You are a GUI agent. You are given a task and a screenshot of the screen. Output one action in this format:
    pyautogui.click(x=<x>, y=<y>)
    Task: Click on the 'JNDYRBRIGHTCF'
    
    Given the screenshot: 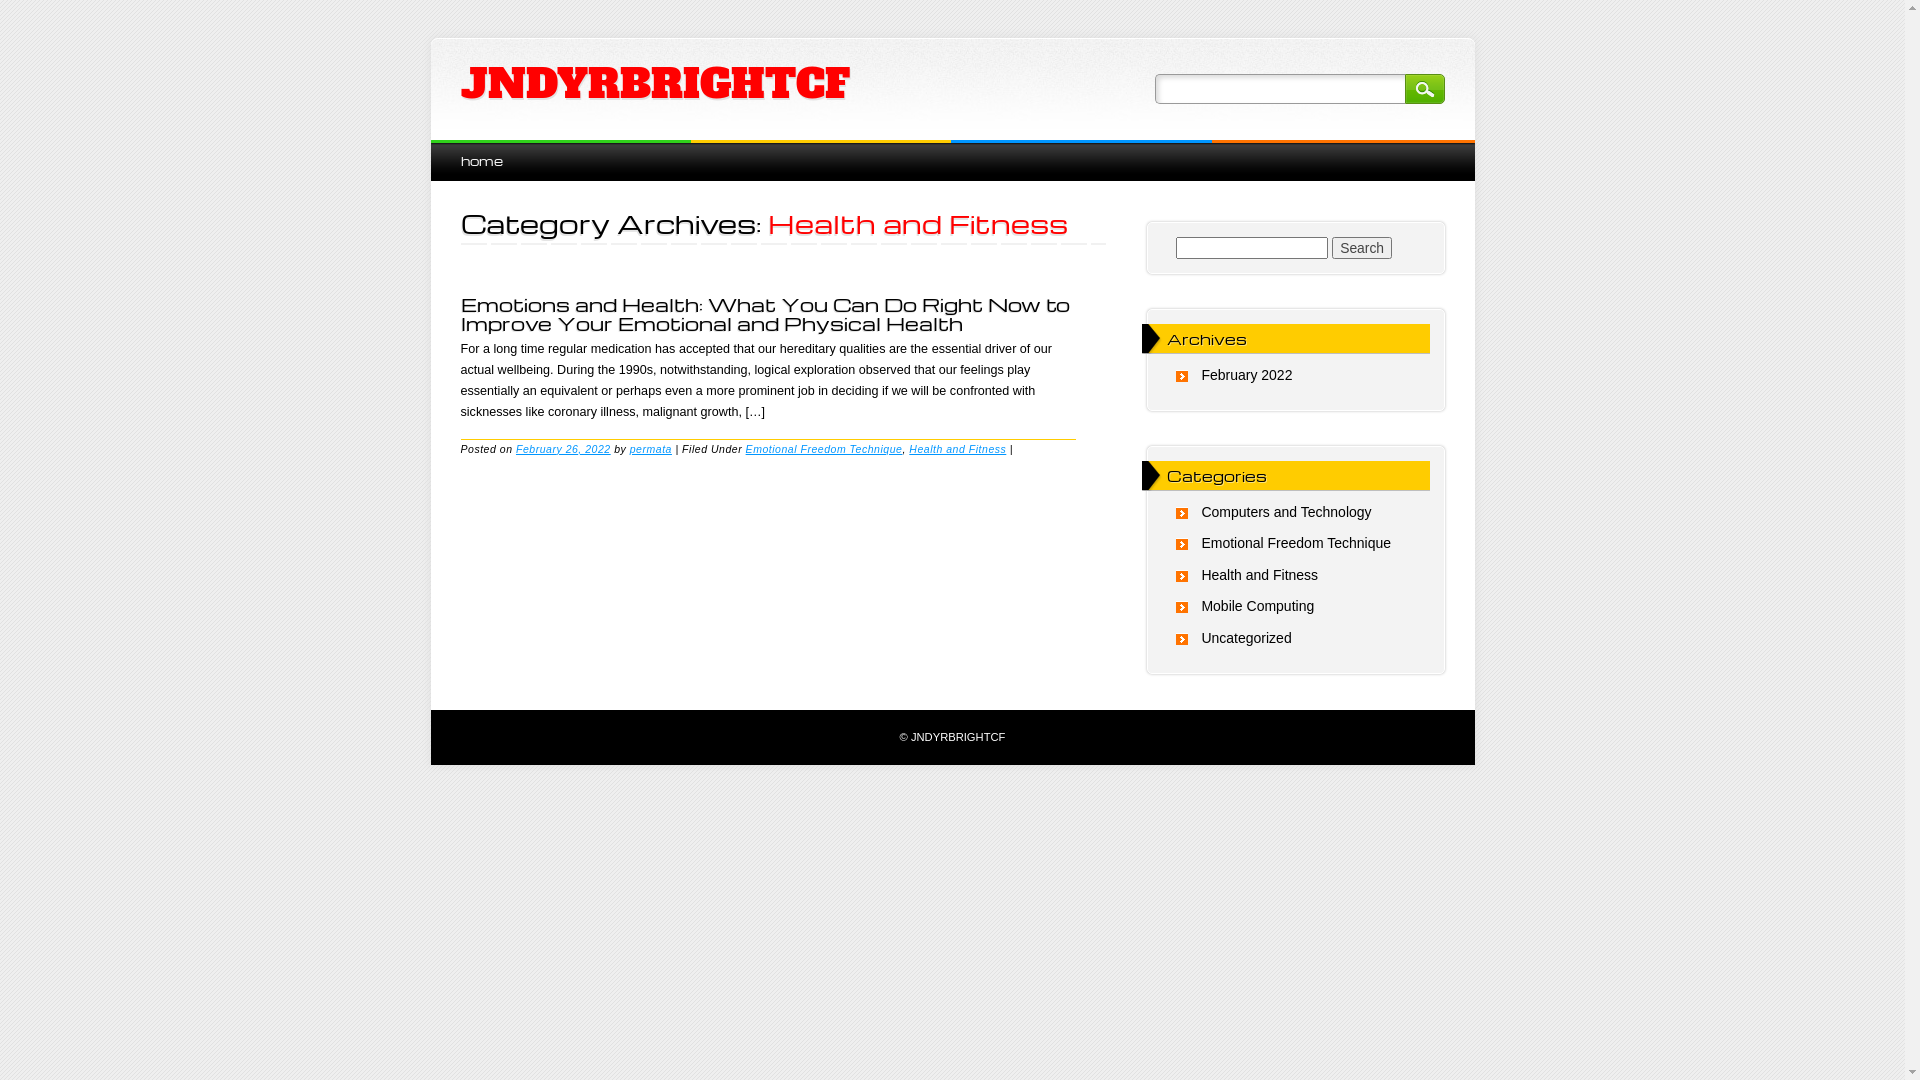 What is the action you would take?
    pyautogui.click(x=459, y=83)
    